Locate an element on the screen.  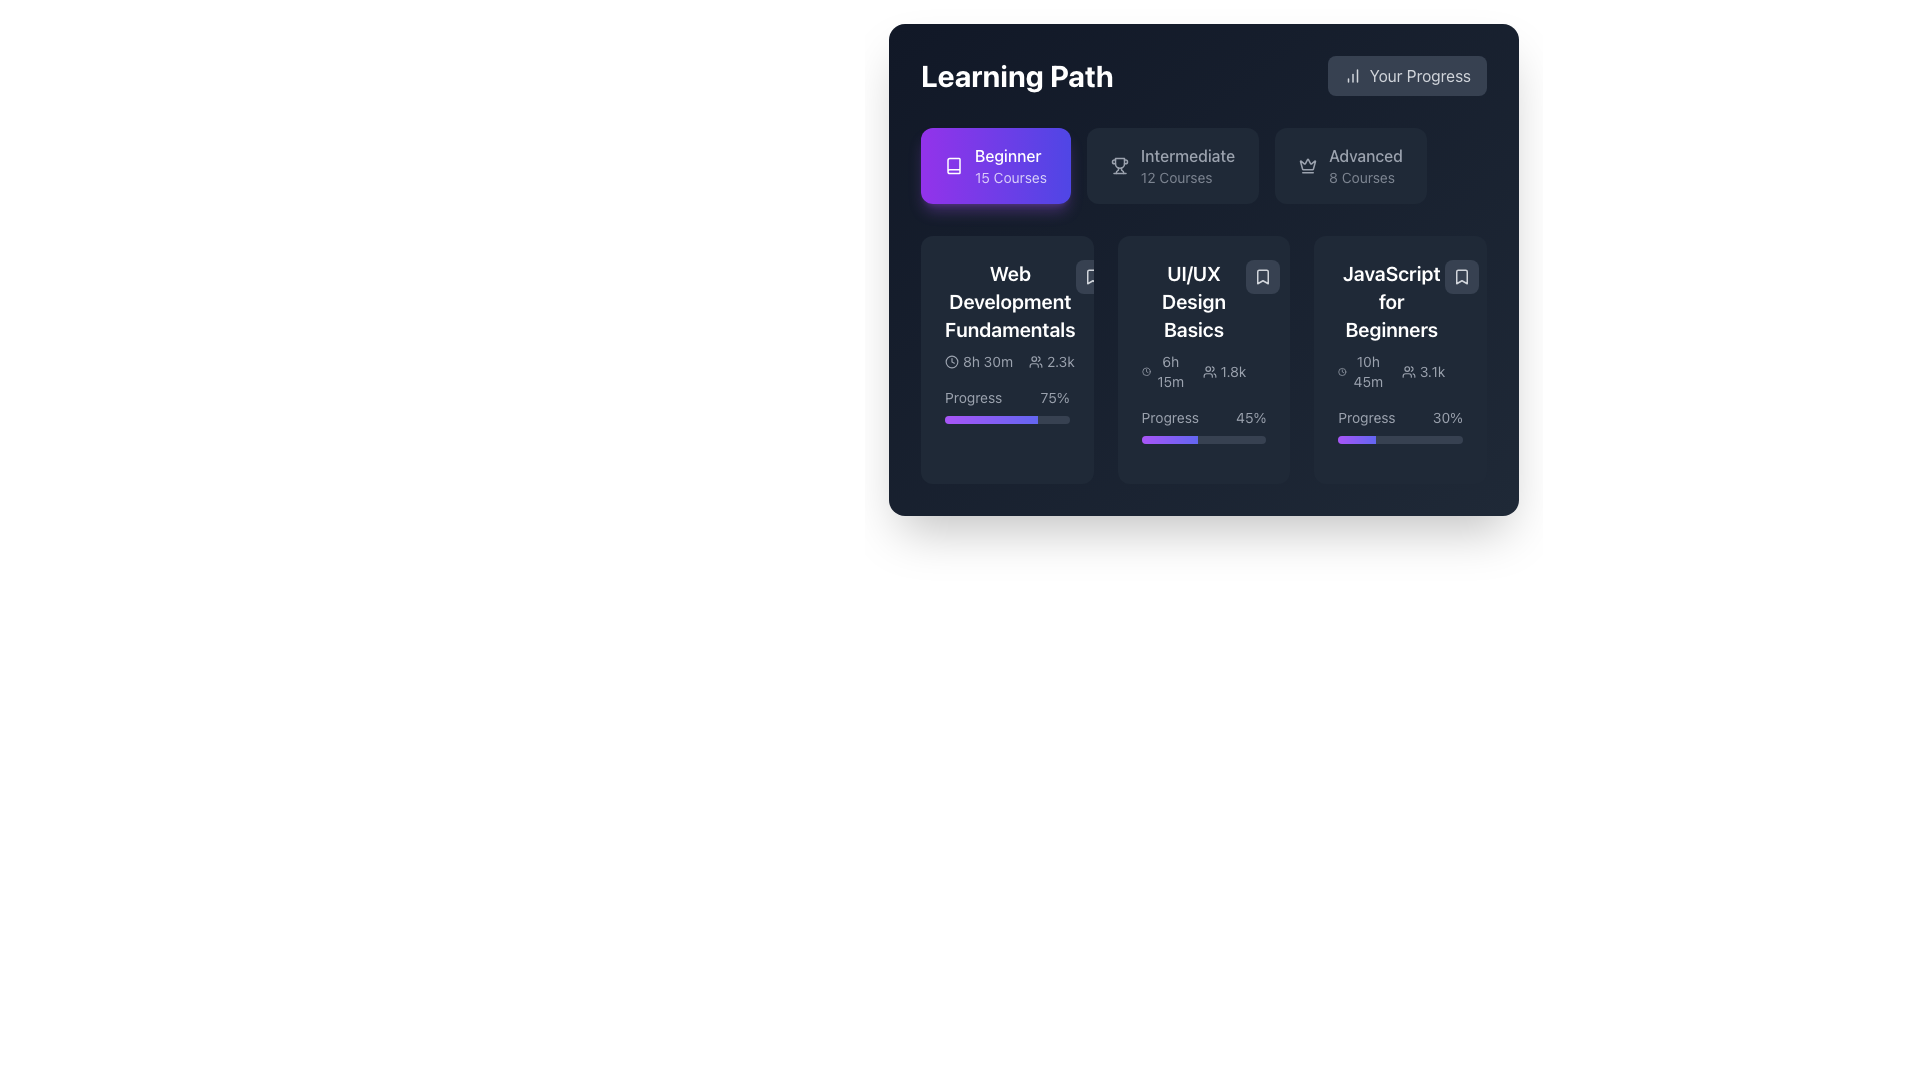
the 'Beginner' level text label which indicates the category for beginner courses in the learning paths section is located at coordinates (1010, 154).